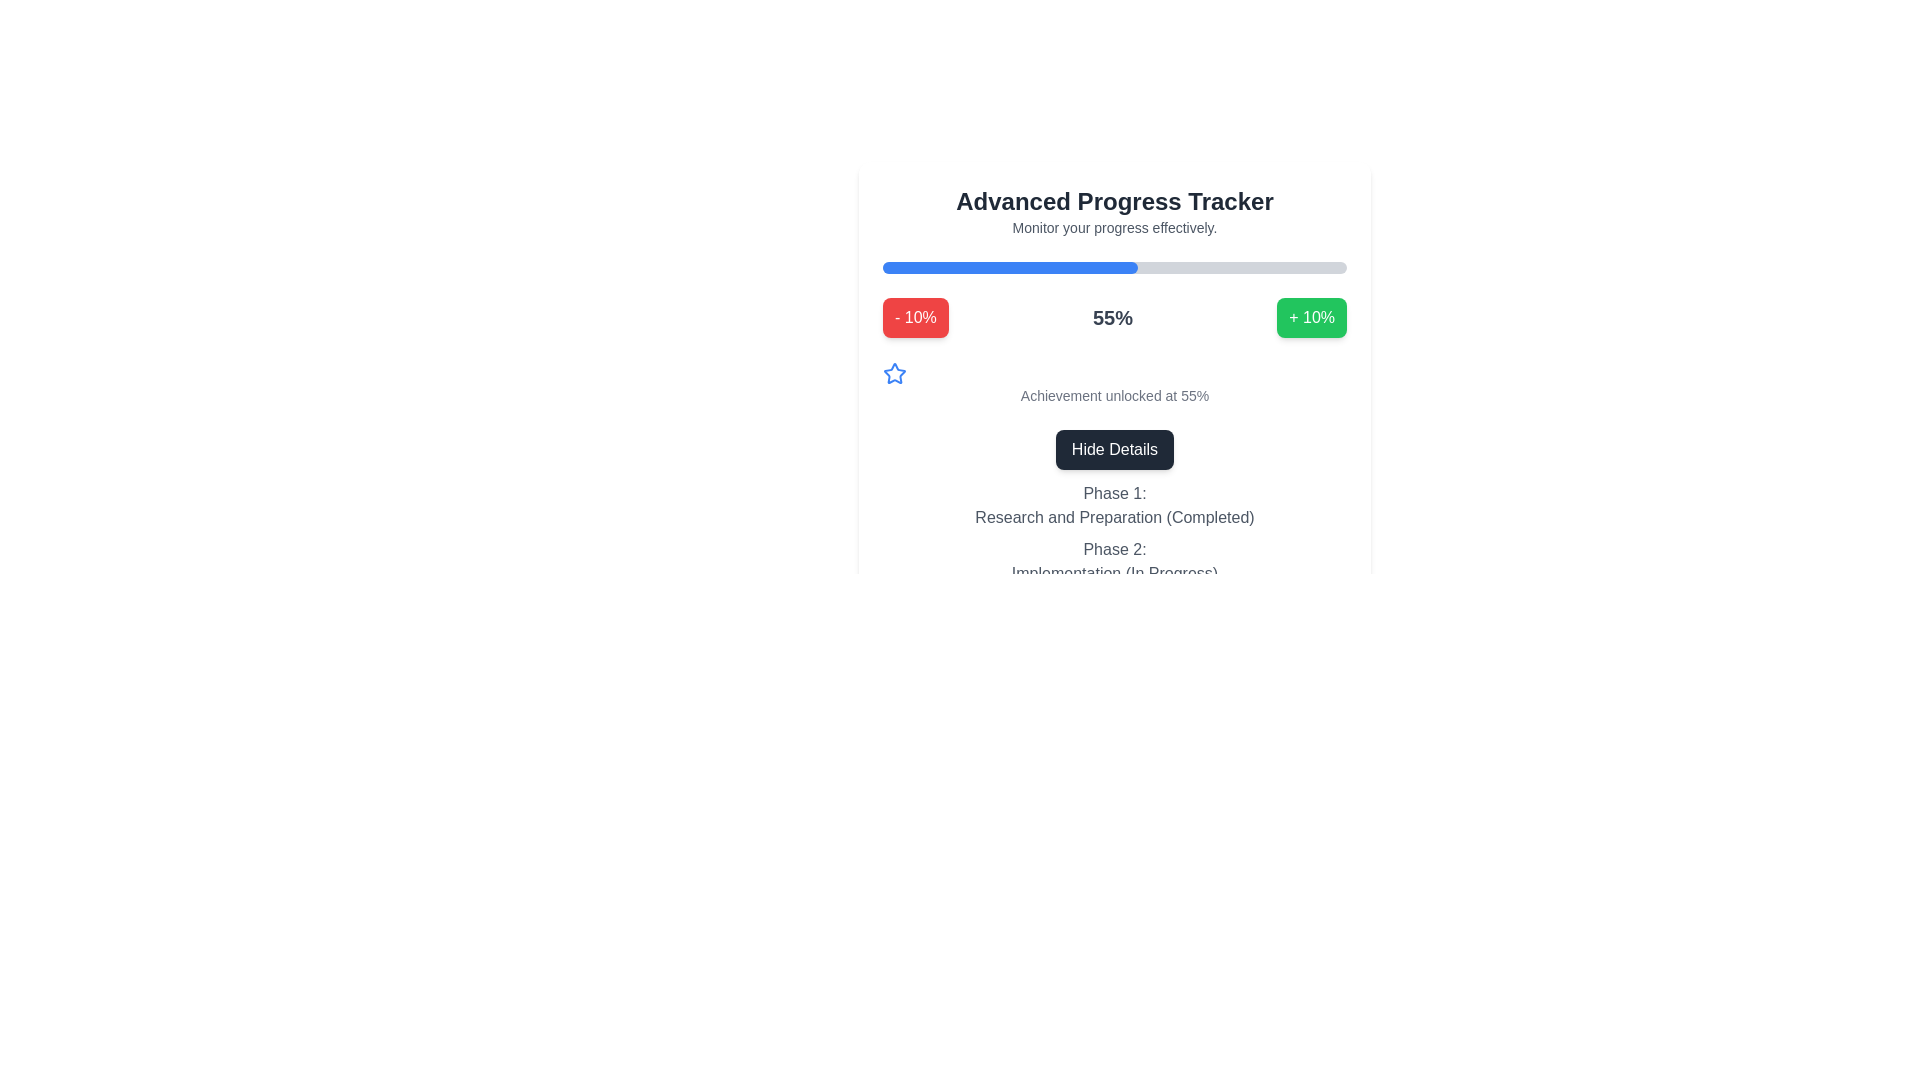  Describe the element at coordinates (1113, 562) in the screenshot. I see `the text label displaying 'Phase 2: Implementation (In Progress)' which is centrally located under 'Advanced Progress Tracker'` at that location.